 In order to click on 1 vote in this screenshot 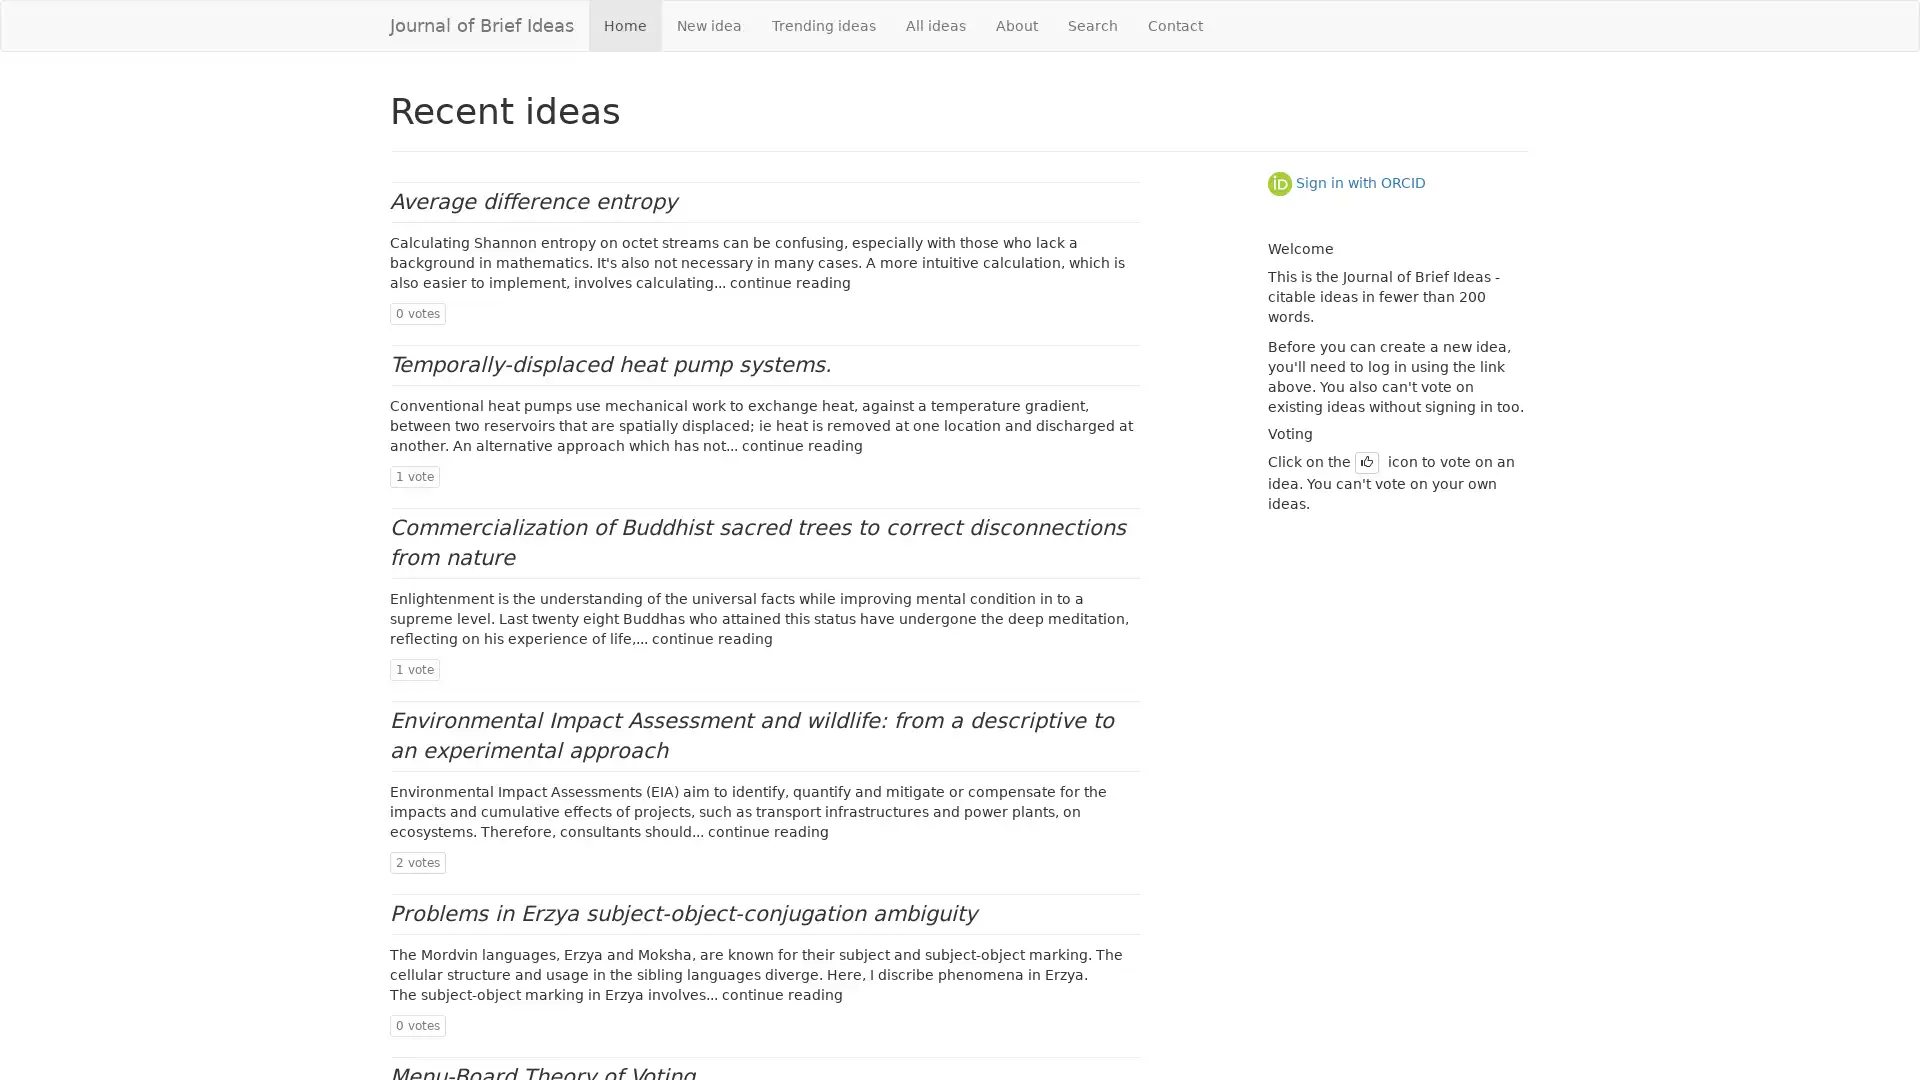, I will do `click(413, 477)`.